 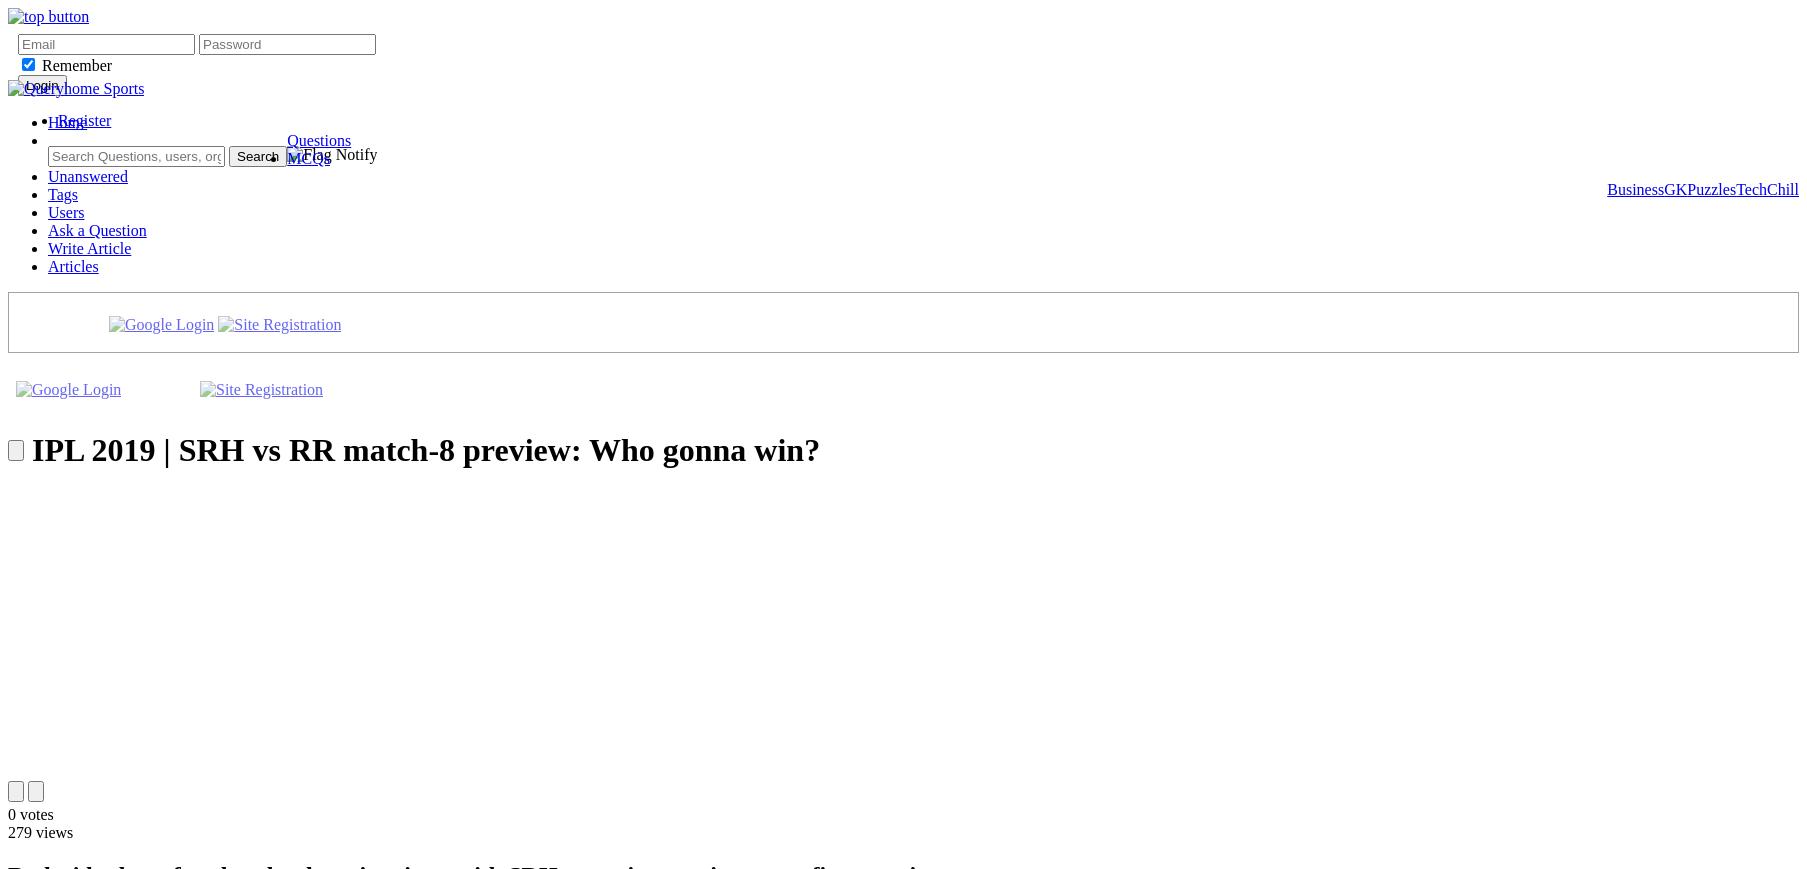 I want to click on 'Register', so click(x=83, y=119).